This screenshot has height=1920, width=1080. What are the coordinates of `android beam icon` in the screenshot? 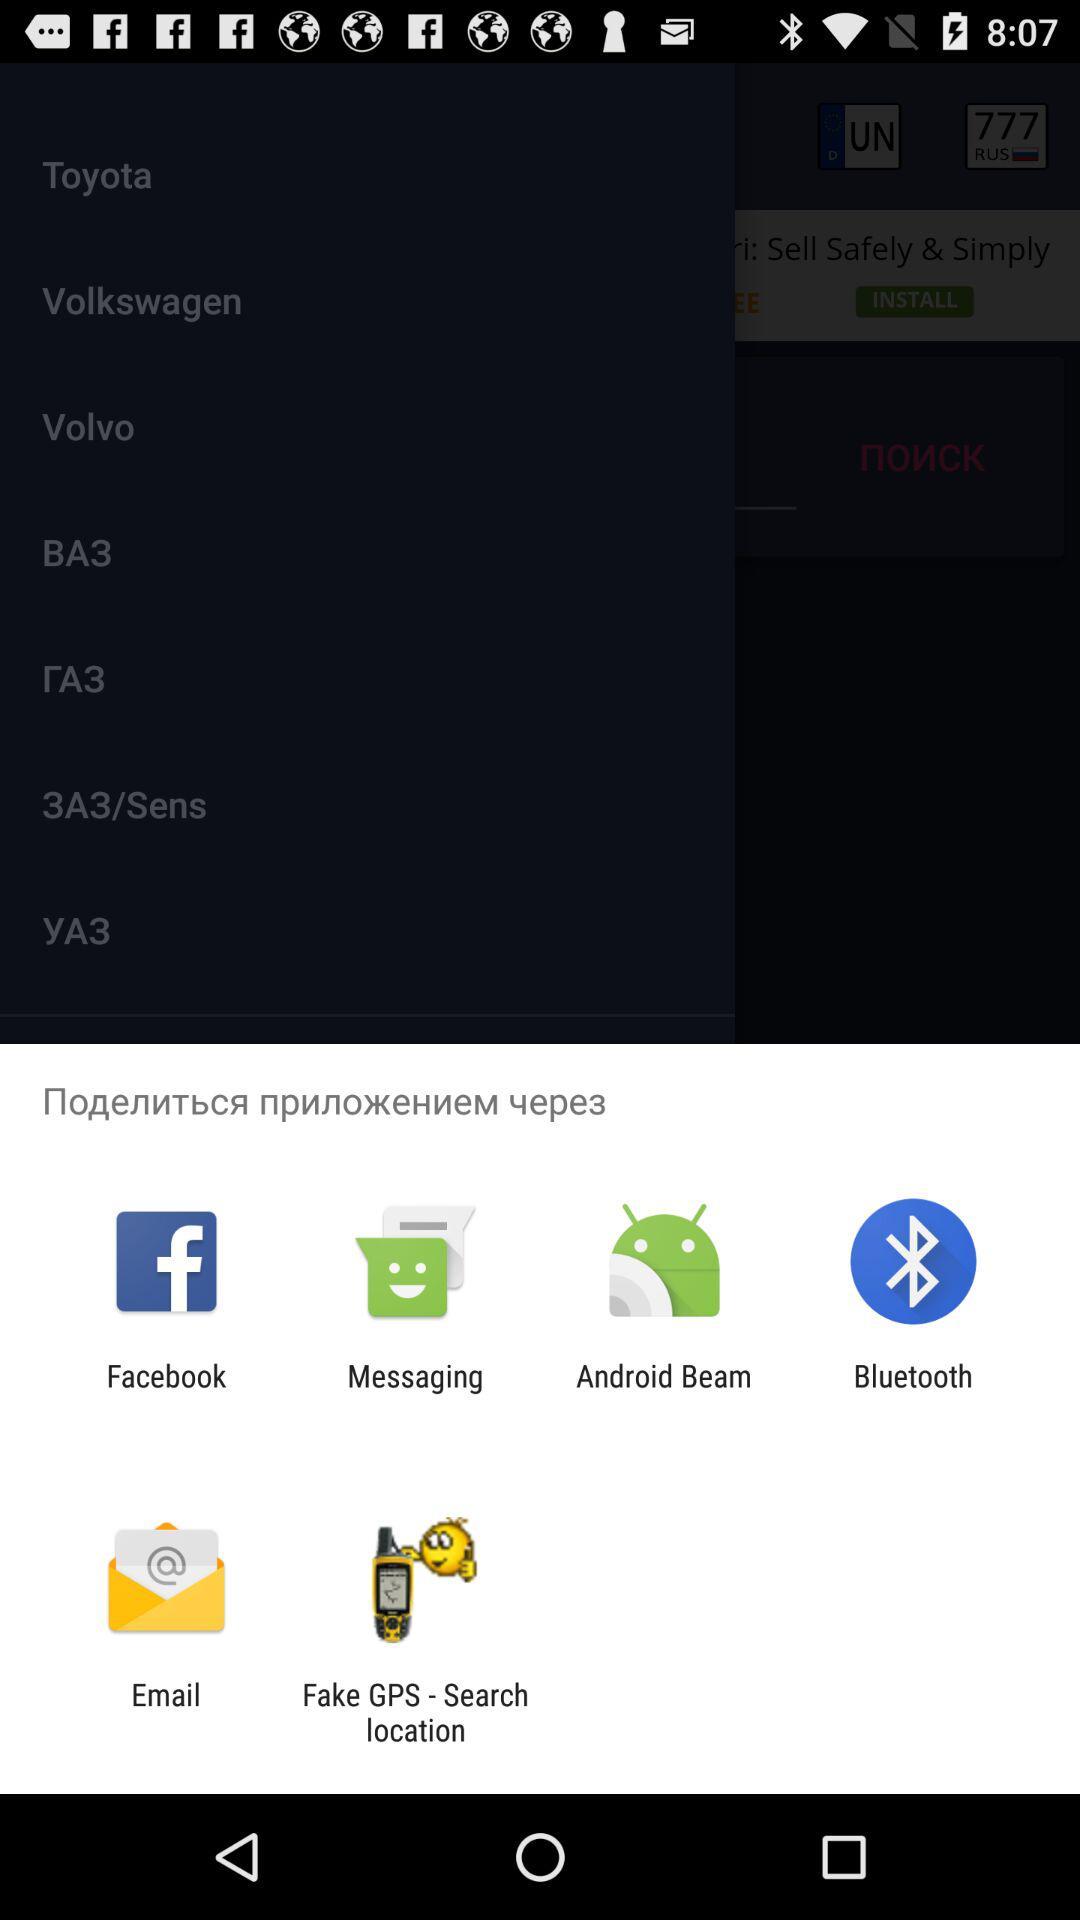 It's located at (664, 1392).